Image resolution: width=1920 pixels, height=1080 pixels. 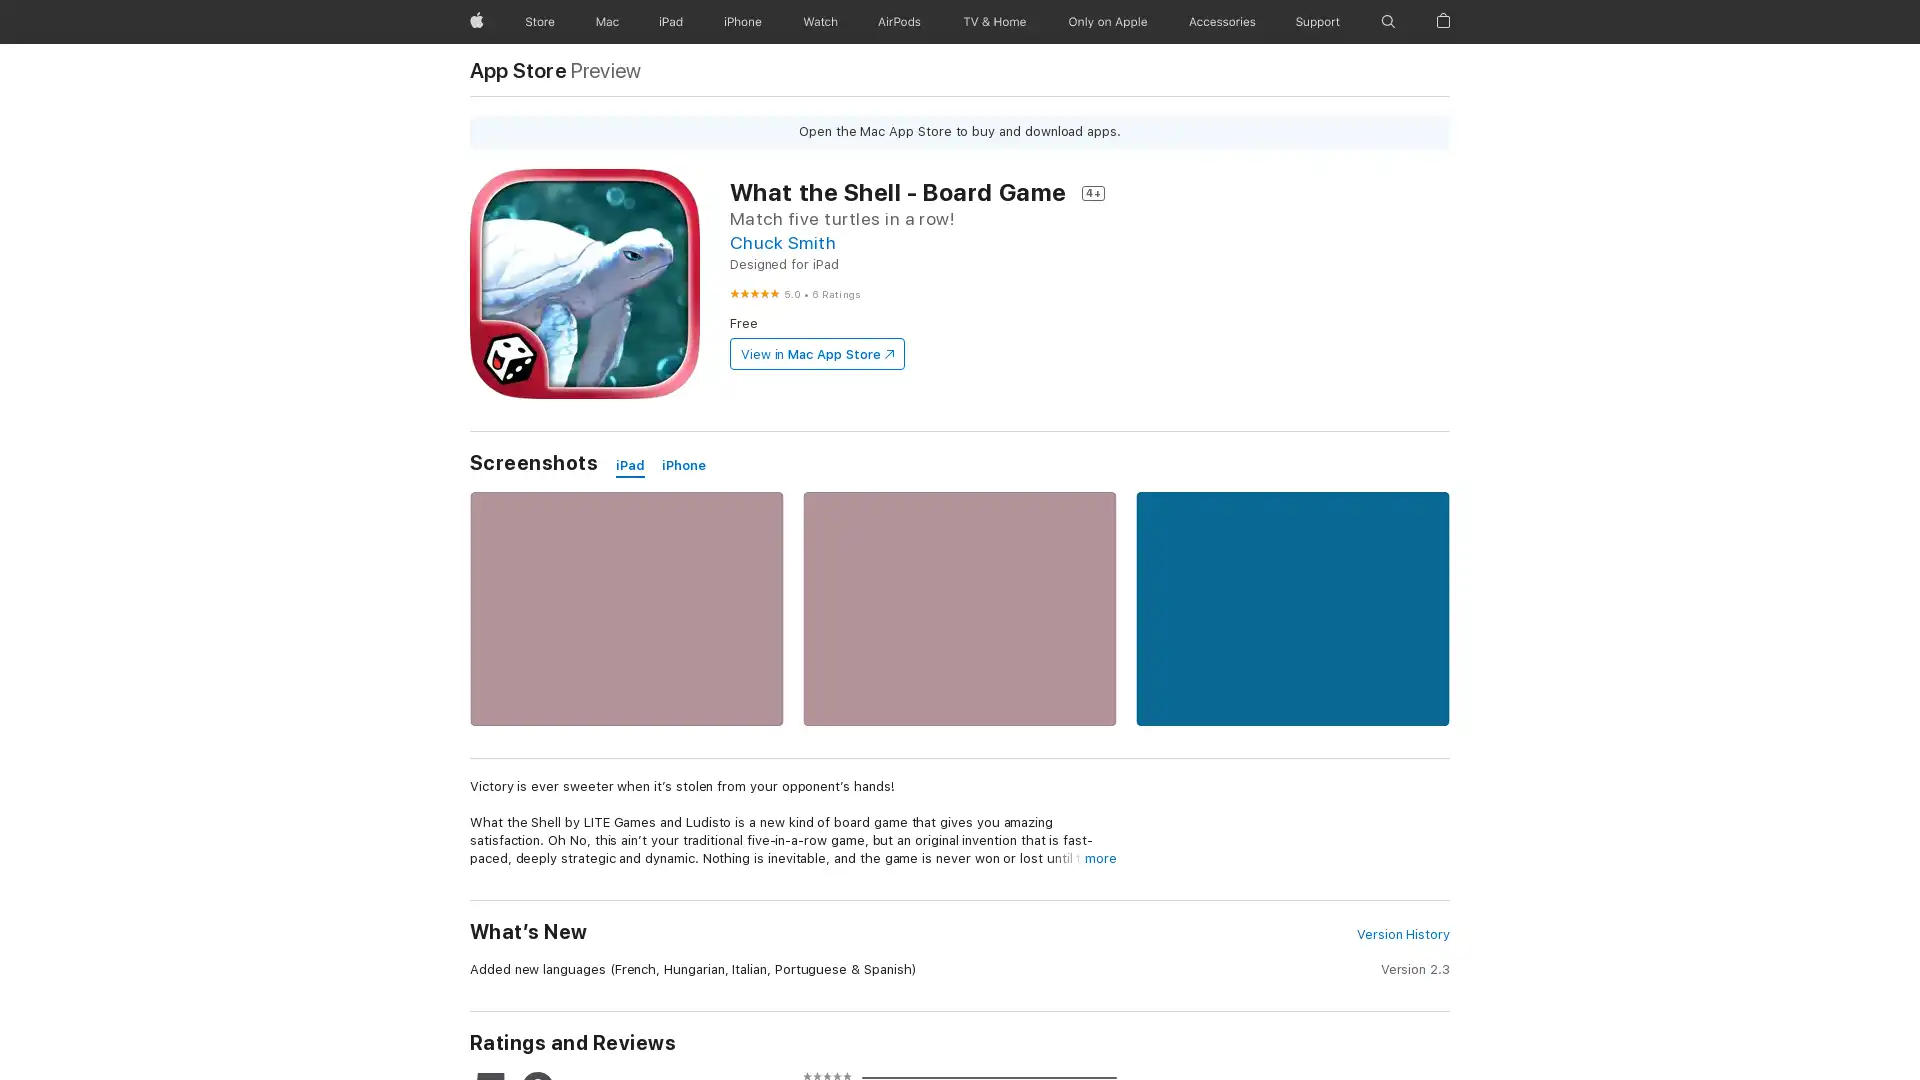 What do you see at coordinates (816, 353) in the screenshot?
I see `View in Mac App Store` at bounding box center [816, 353].